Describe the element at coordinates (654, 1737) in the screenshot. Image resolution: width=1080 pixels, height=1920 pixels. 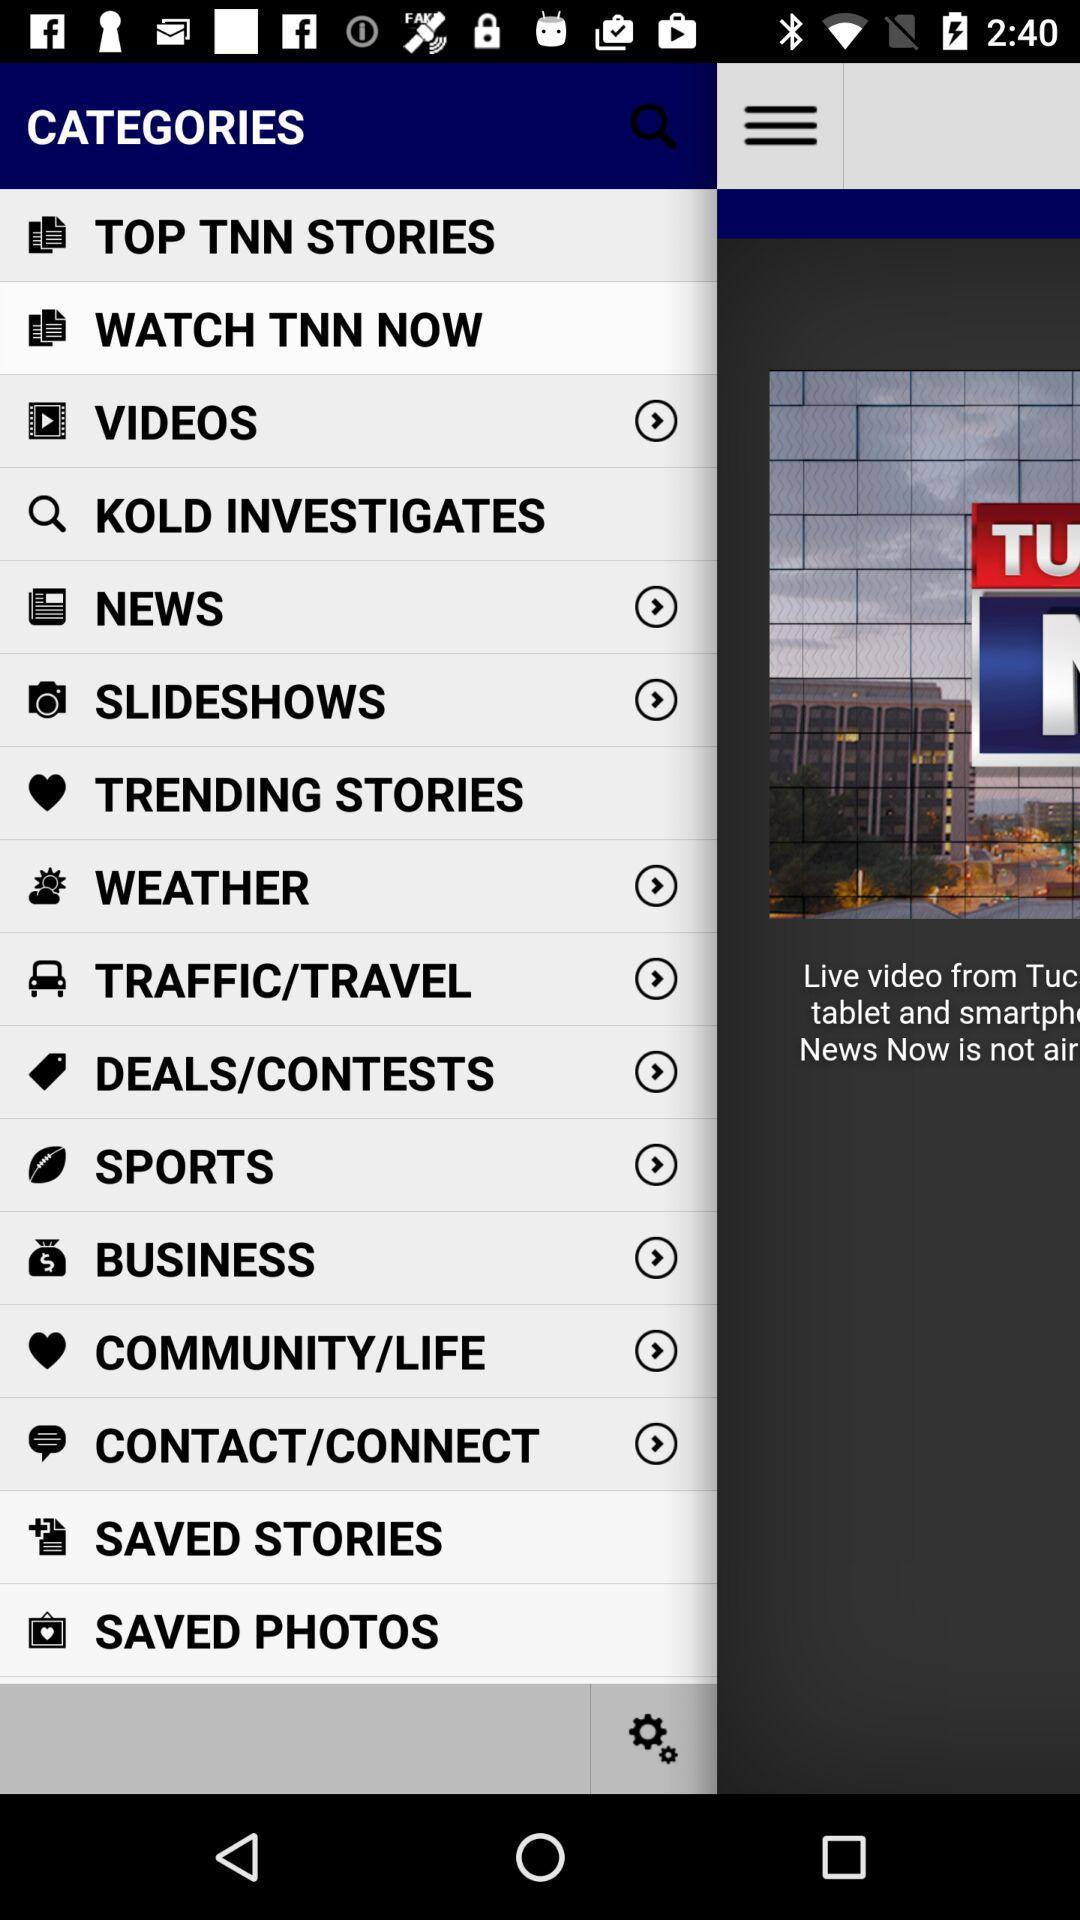
I see `the settings icon` at that location.